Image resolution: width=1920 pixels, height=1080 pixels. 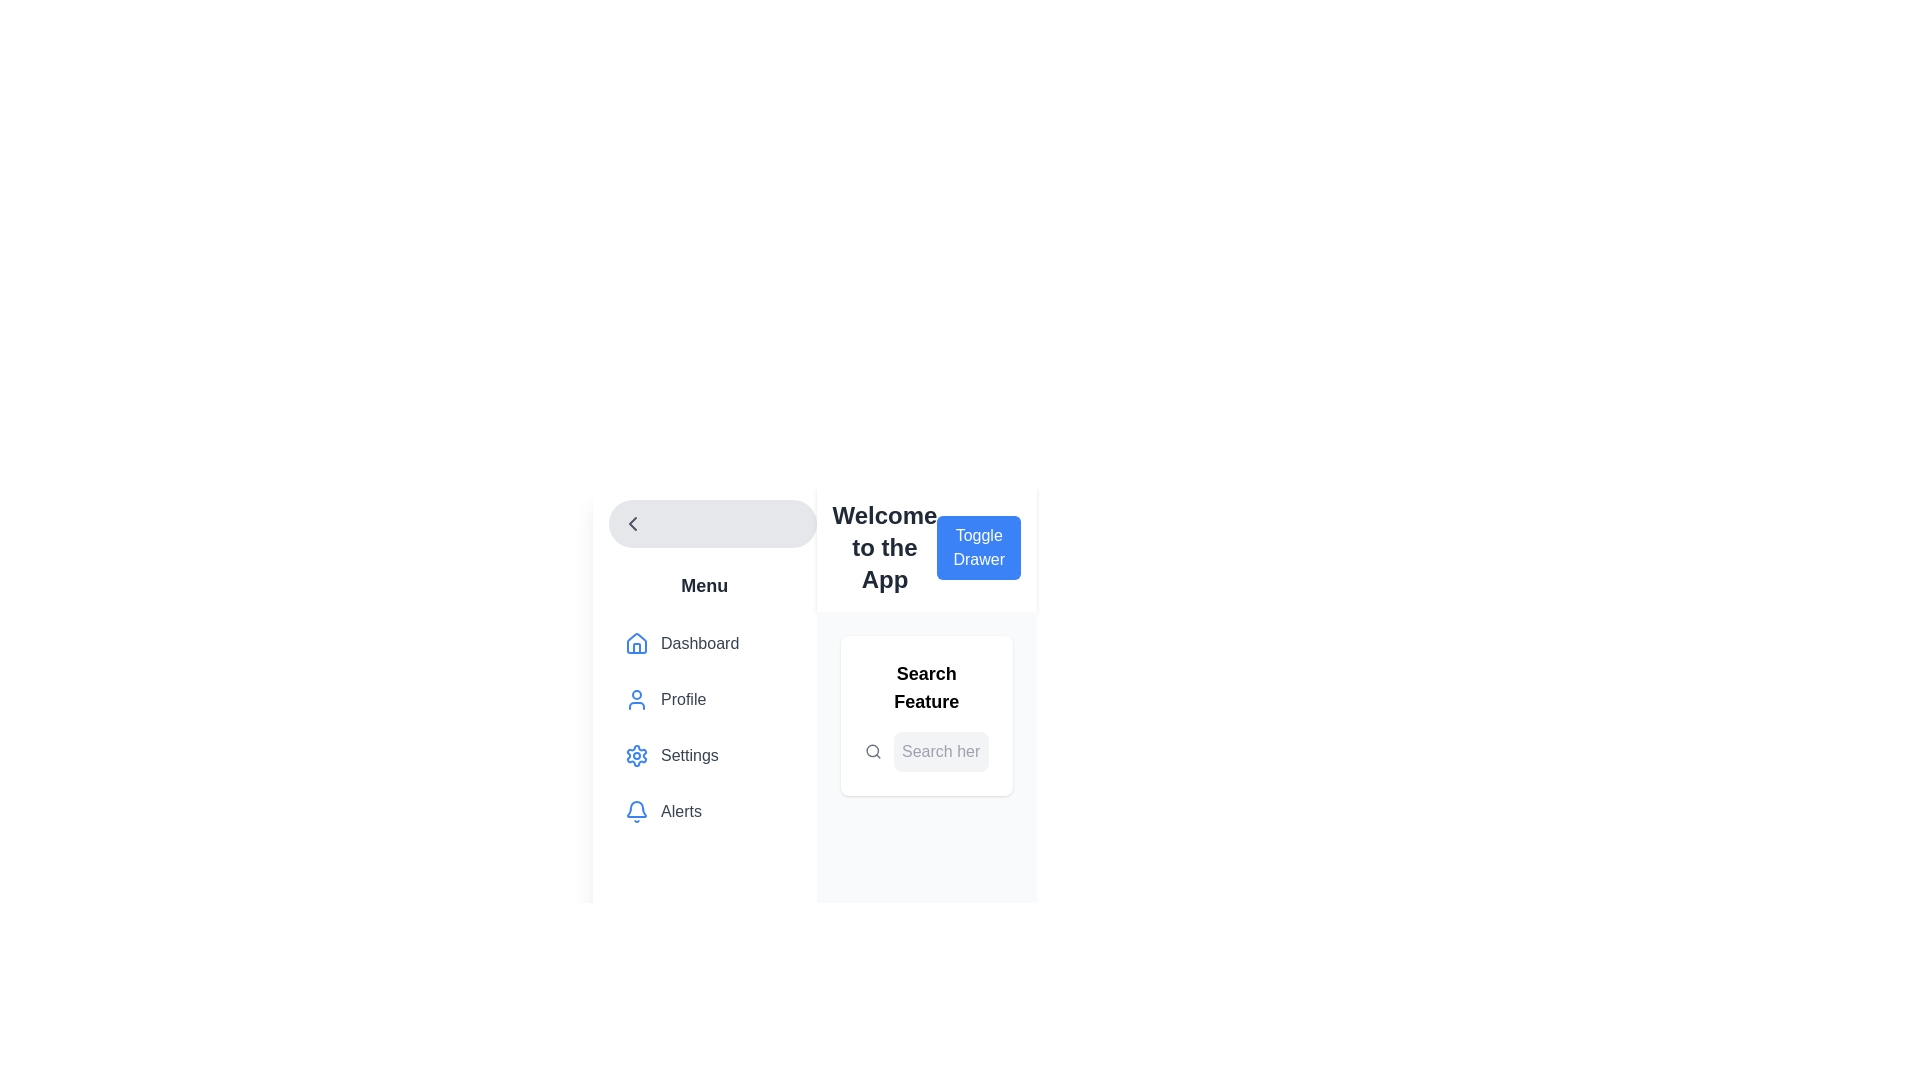 What do you see at coordinates (636, 698) in the screenshot?
I see `the 'Profile' icon located on the left side of the sidebar menu` at bounding box center [636, 698].